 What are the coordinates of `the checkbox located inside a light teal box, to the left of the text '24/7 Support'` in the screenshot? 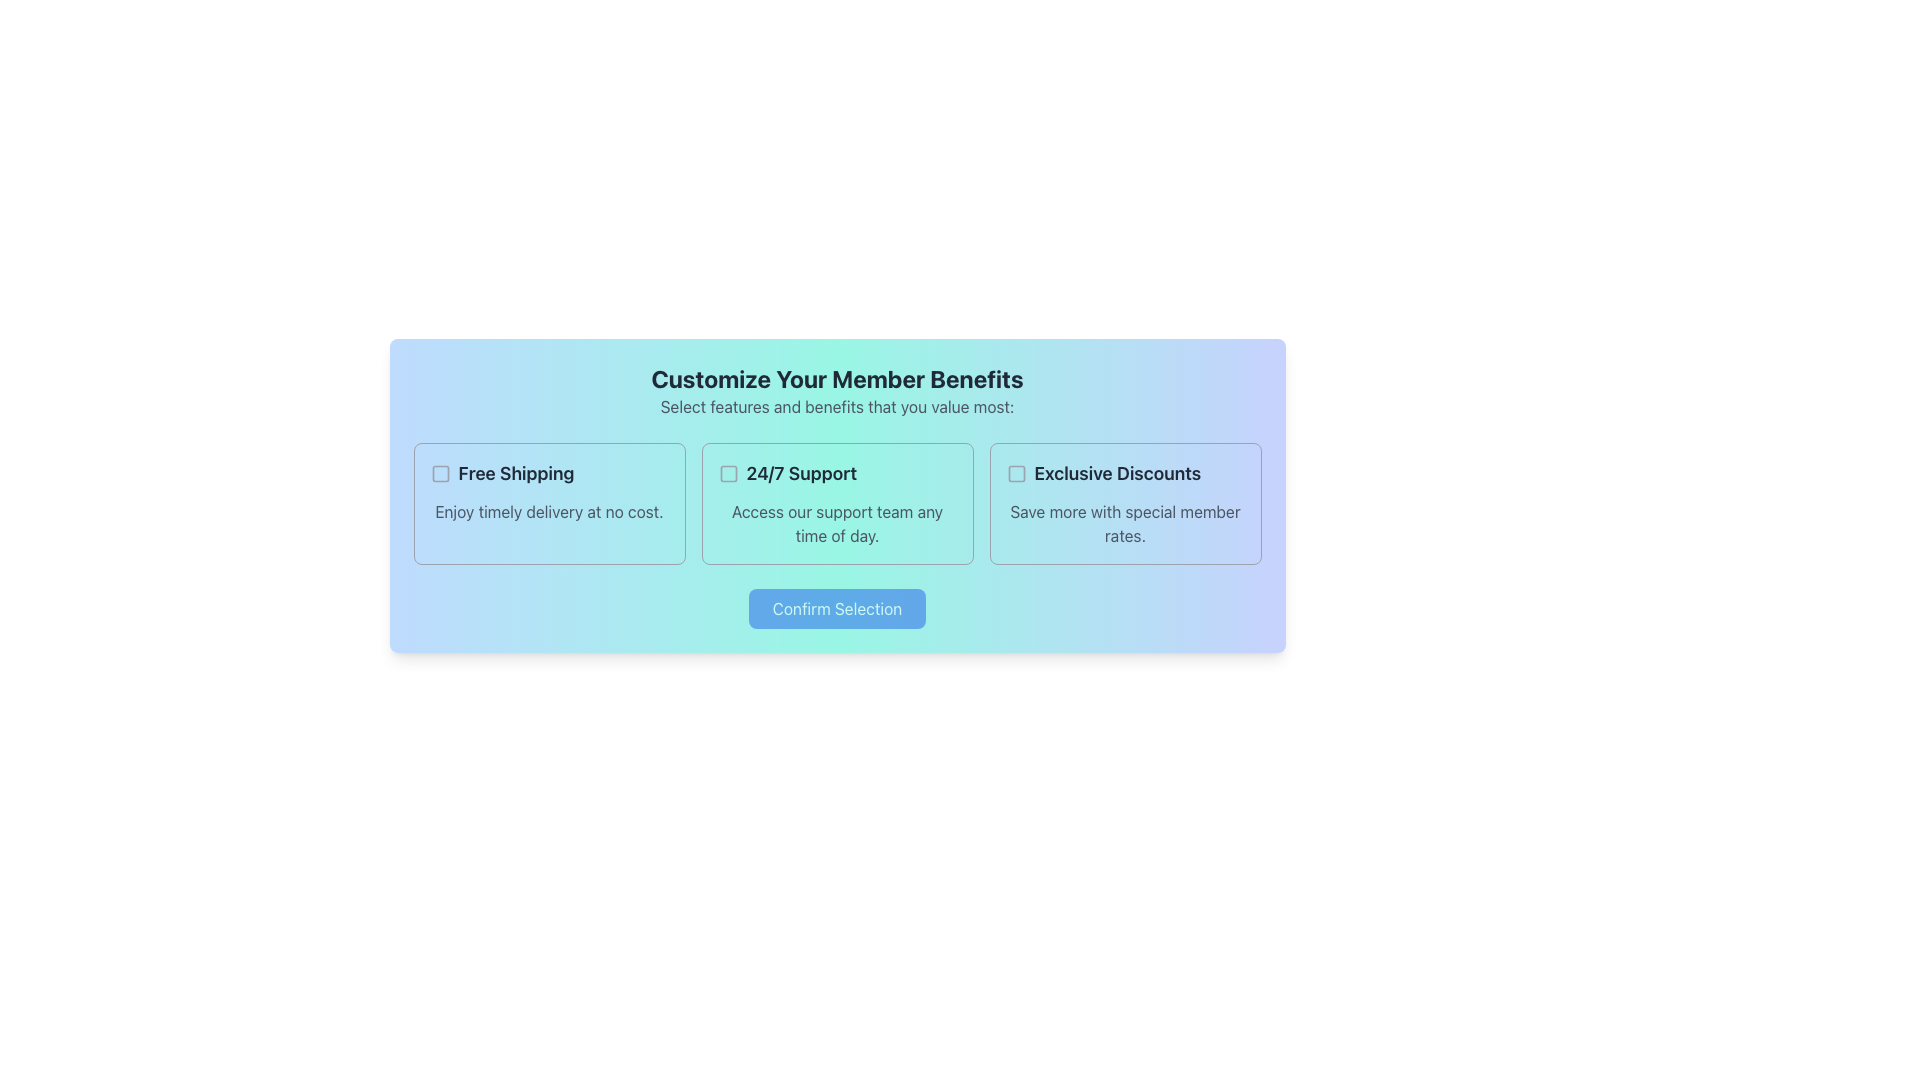 It's located at (727, 474).